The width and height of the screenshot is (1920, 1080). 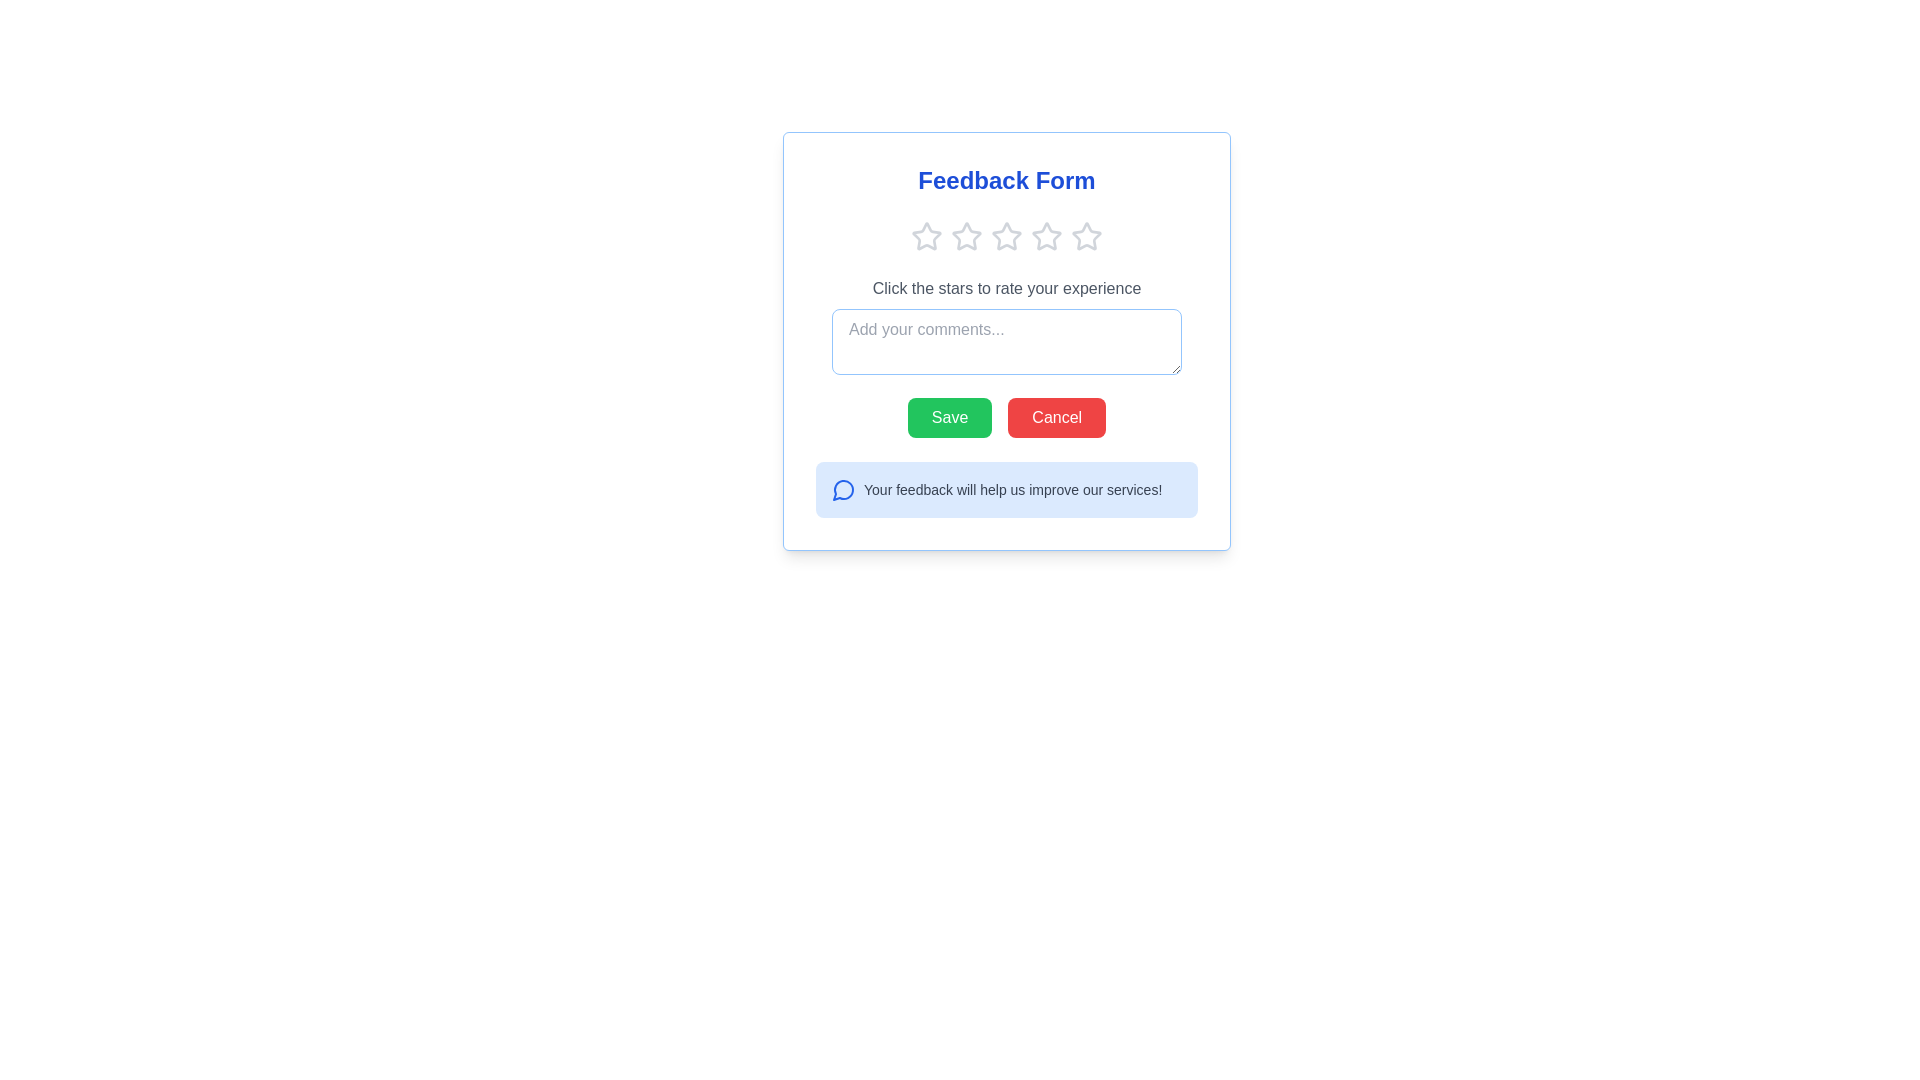 I want to click on the red 'Cancel' button with white text, so click(x=1056, y=416).